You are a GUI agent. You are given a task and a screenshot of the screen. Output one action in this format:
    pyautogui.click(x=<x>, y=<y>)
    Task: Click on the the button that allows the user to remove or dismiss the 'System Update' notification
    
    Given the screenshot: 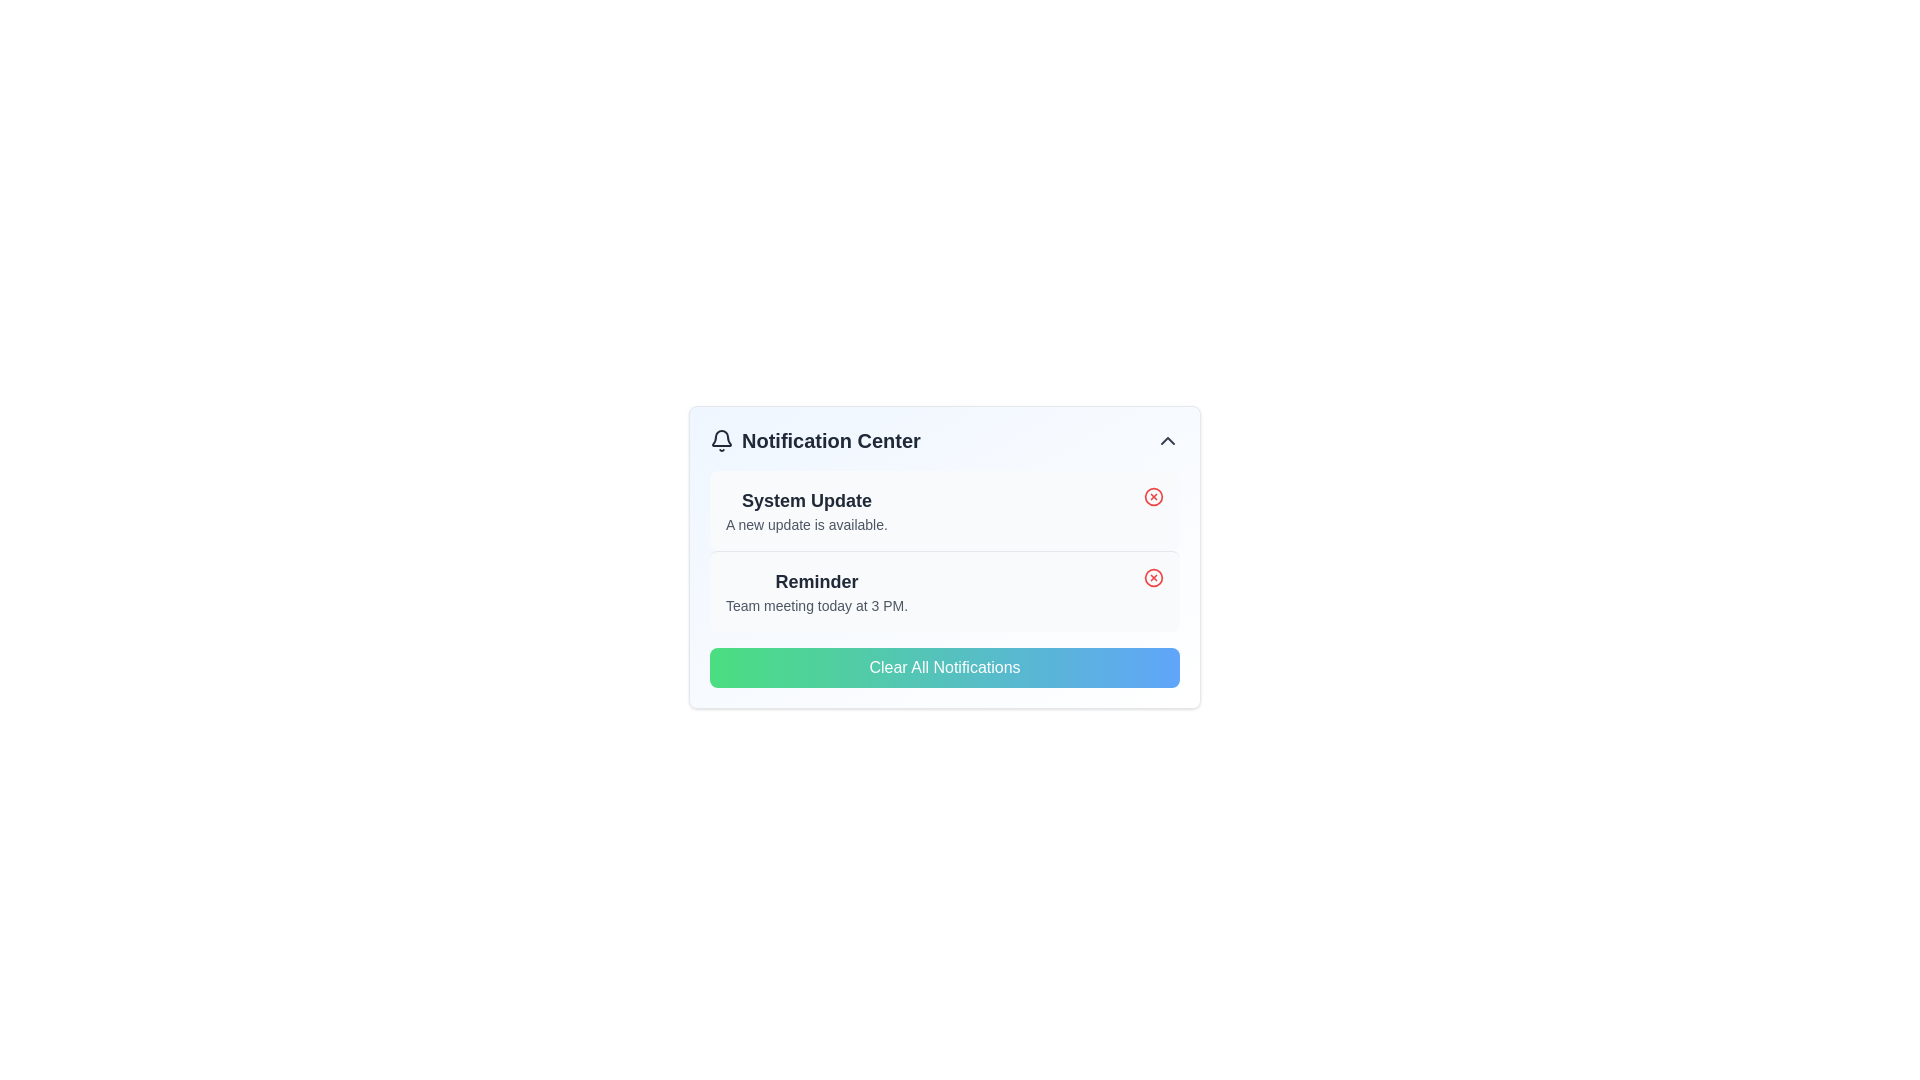 What is the action you would take?
    pyautogui.click(x=1153, y=496)
    